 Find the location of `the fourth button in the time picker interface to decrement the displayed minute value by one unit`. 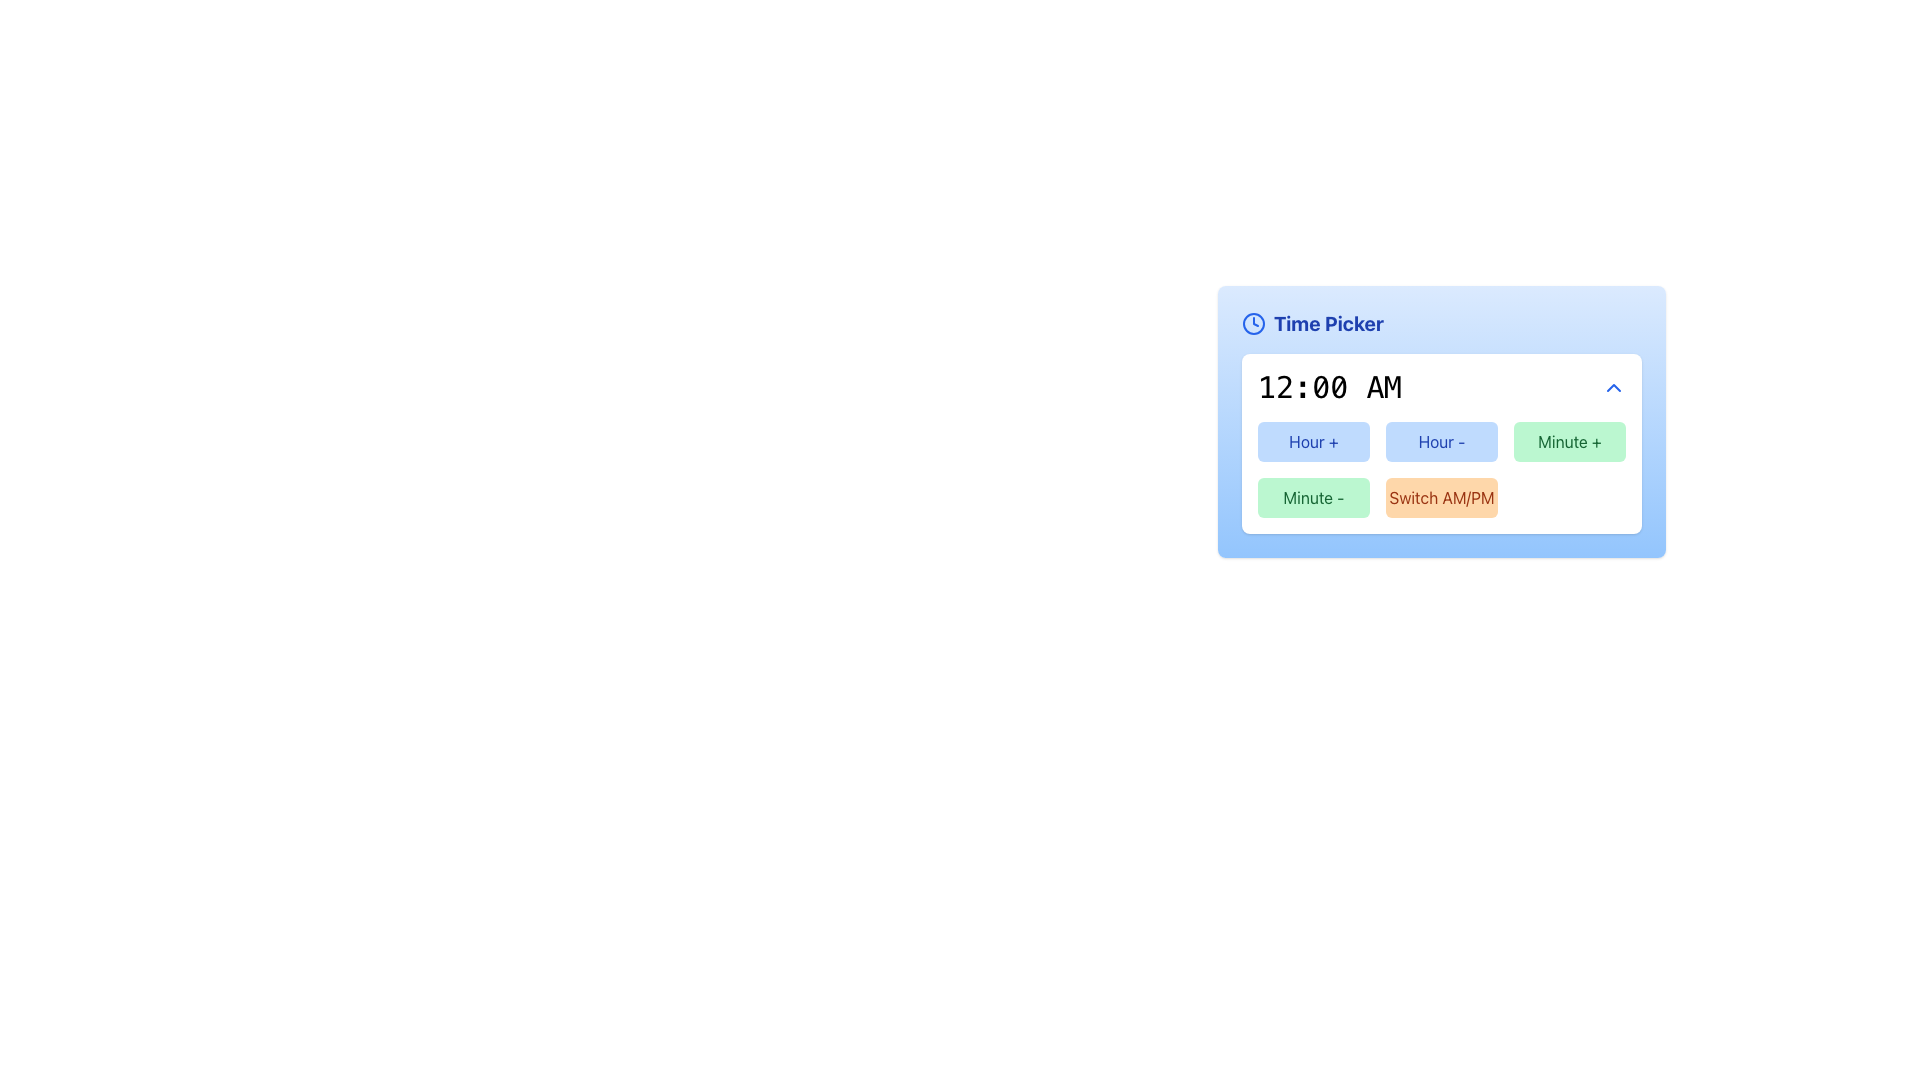

the fourth button in the time picker interface to decrement the displayed minute value by one unit is located at coordinates (1314, 496).